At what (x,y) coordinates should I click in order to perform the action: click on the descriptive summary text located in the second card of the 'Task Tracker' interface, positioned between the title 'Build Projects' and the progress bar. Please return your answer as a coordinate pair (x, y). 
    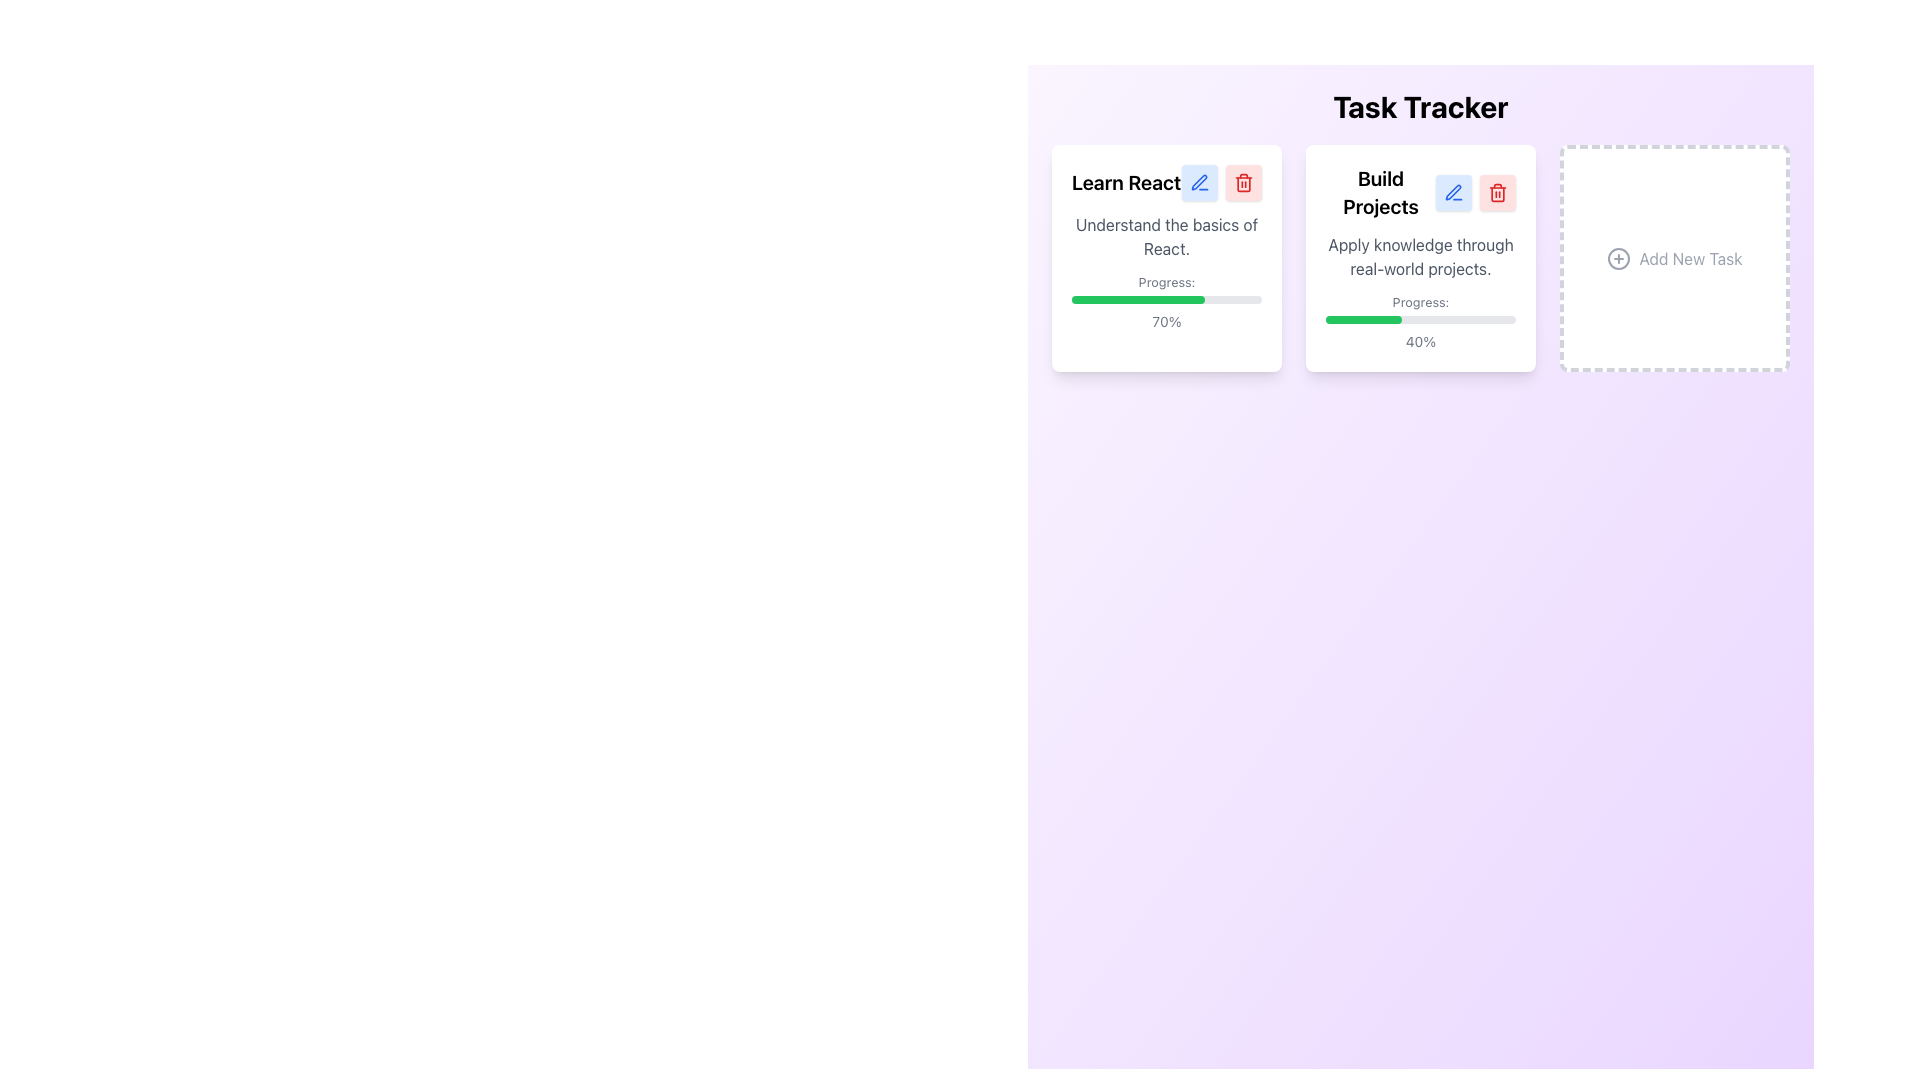
    Looking at the image, I should click on (1419, 256).